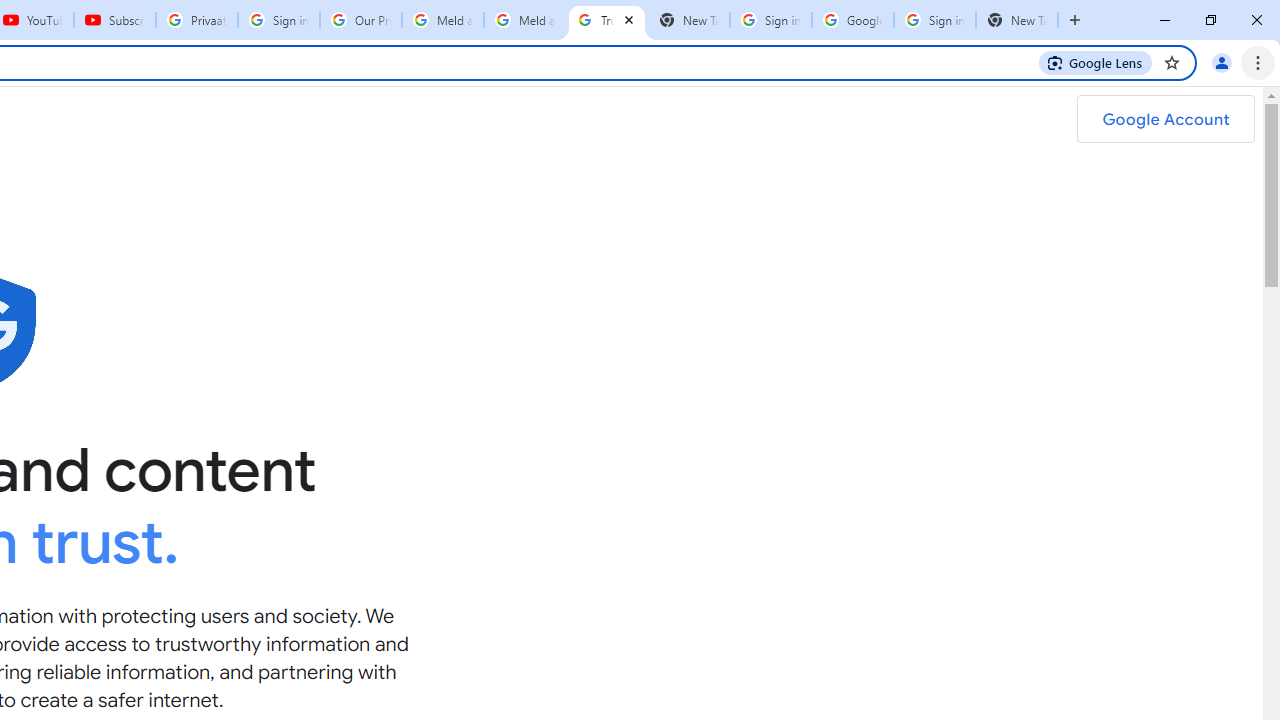  I want to click on 'Search with Google Lens', so click(1094, 61).